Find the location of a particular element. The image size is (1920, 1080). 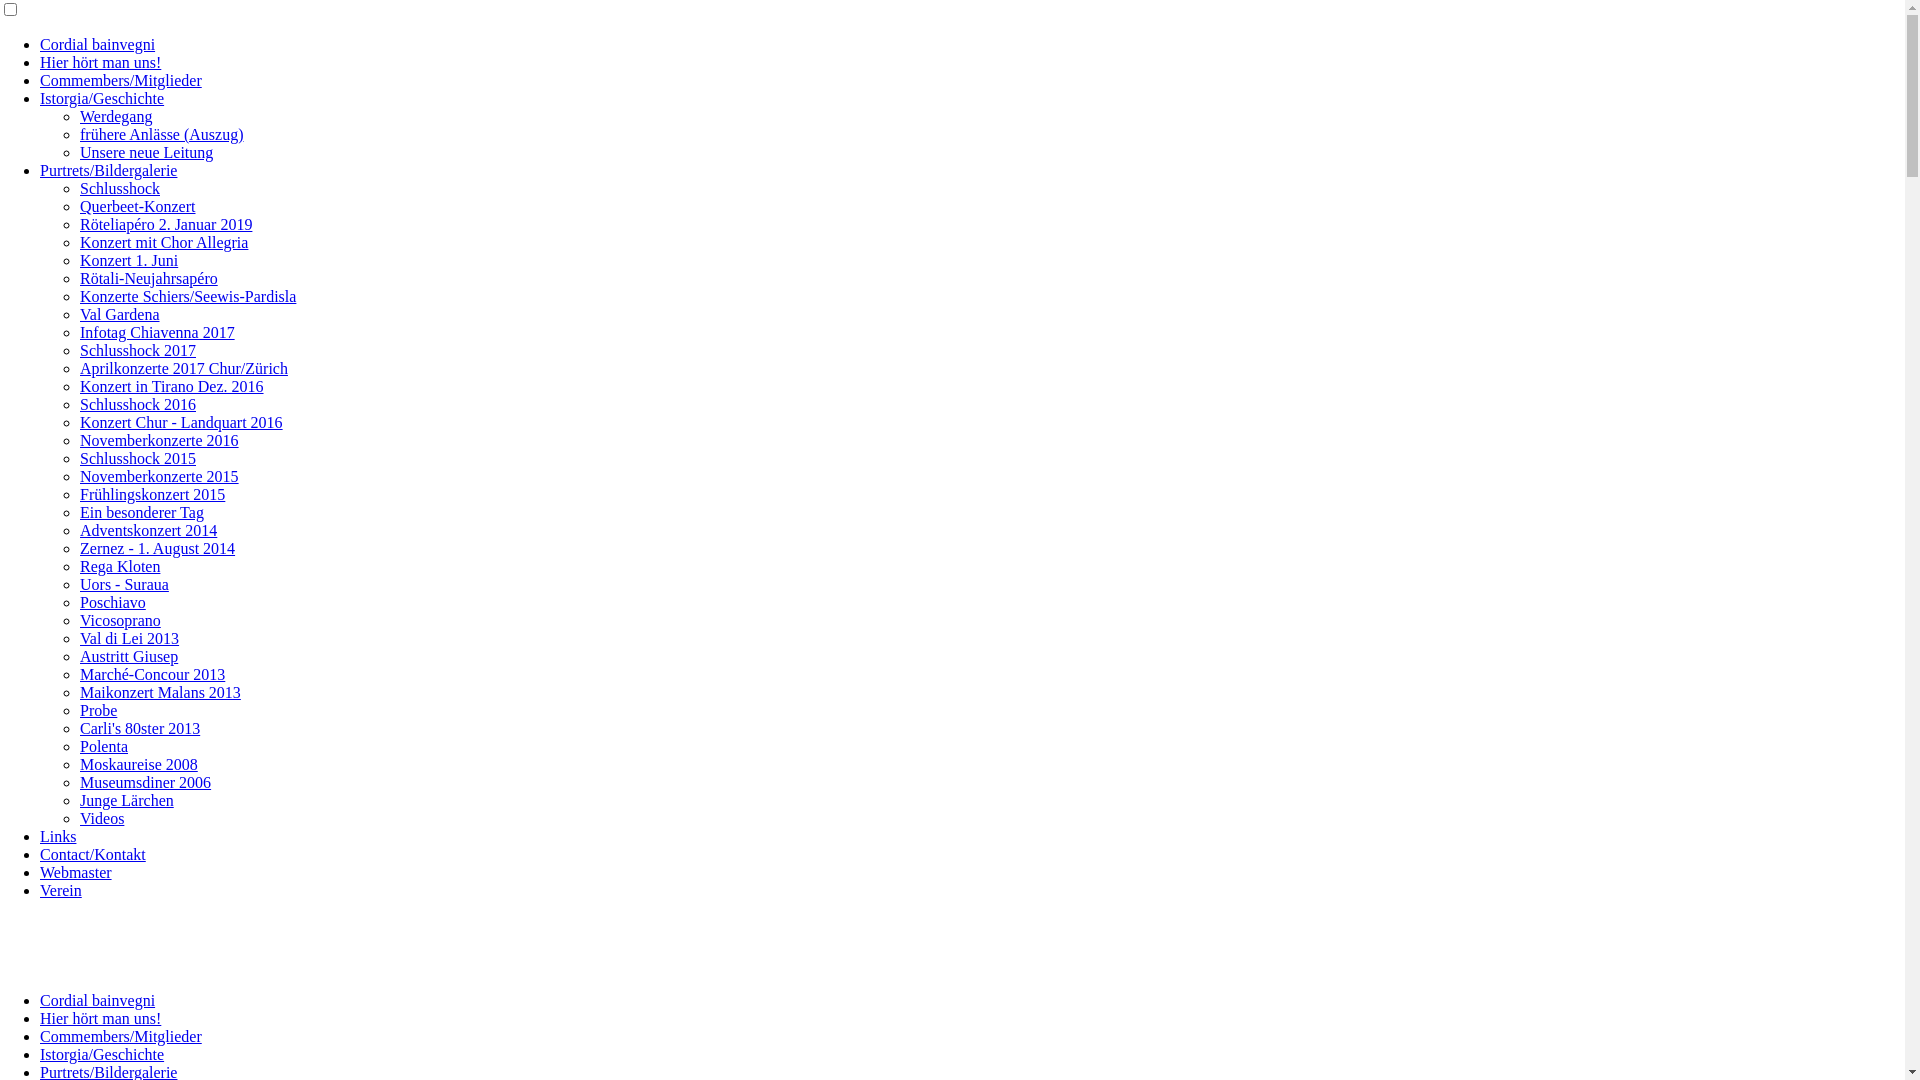

'Infotag Chiavenna 2017' is located at coordinates (156, 331).